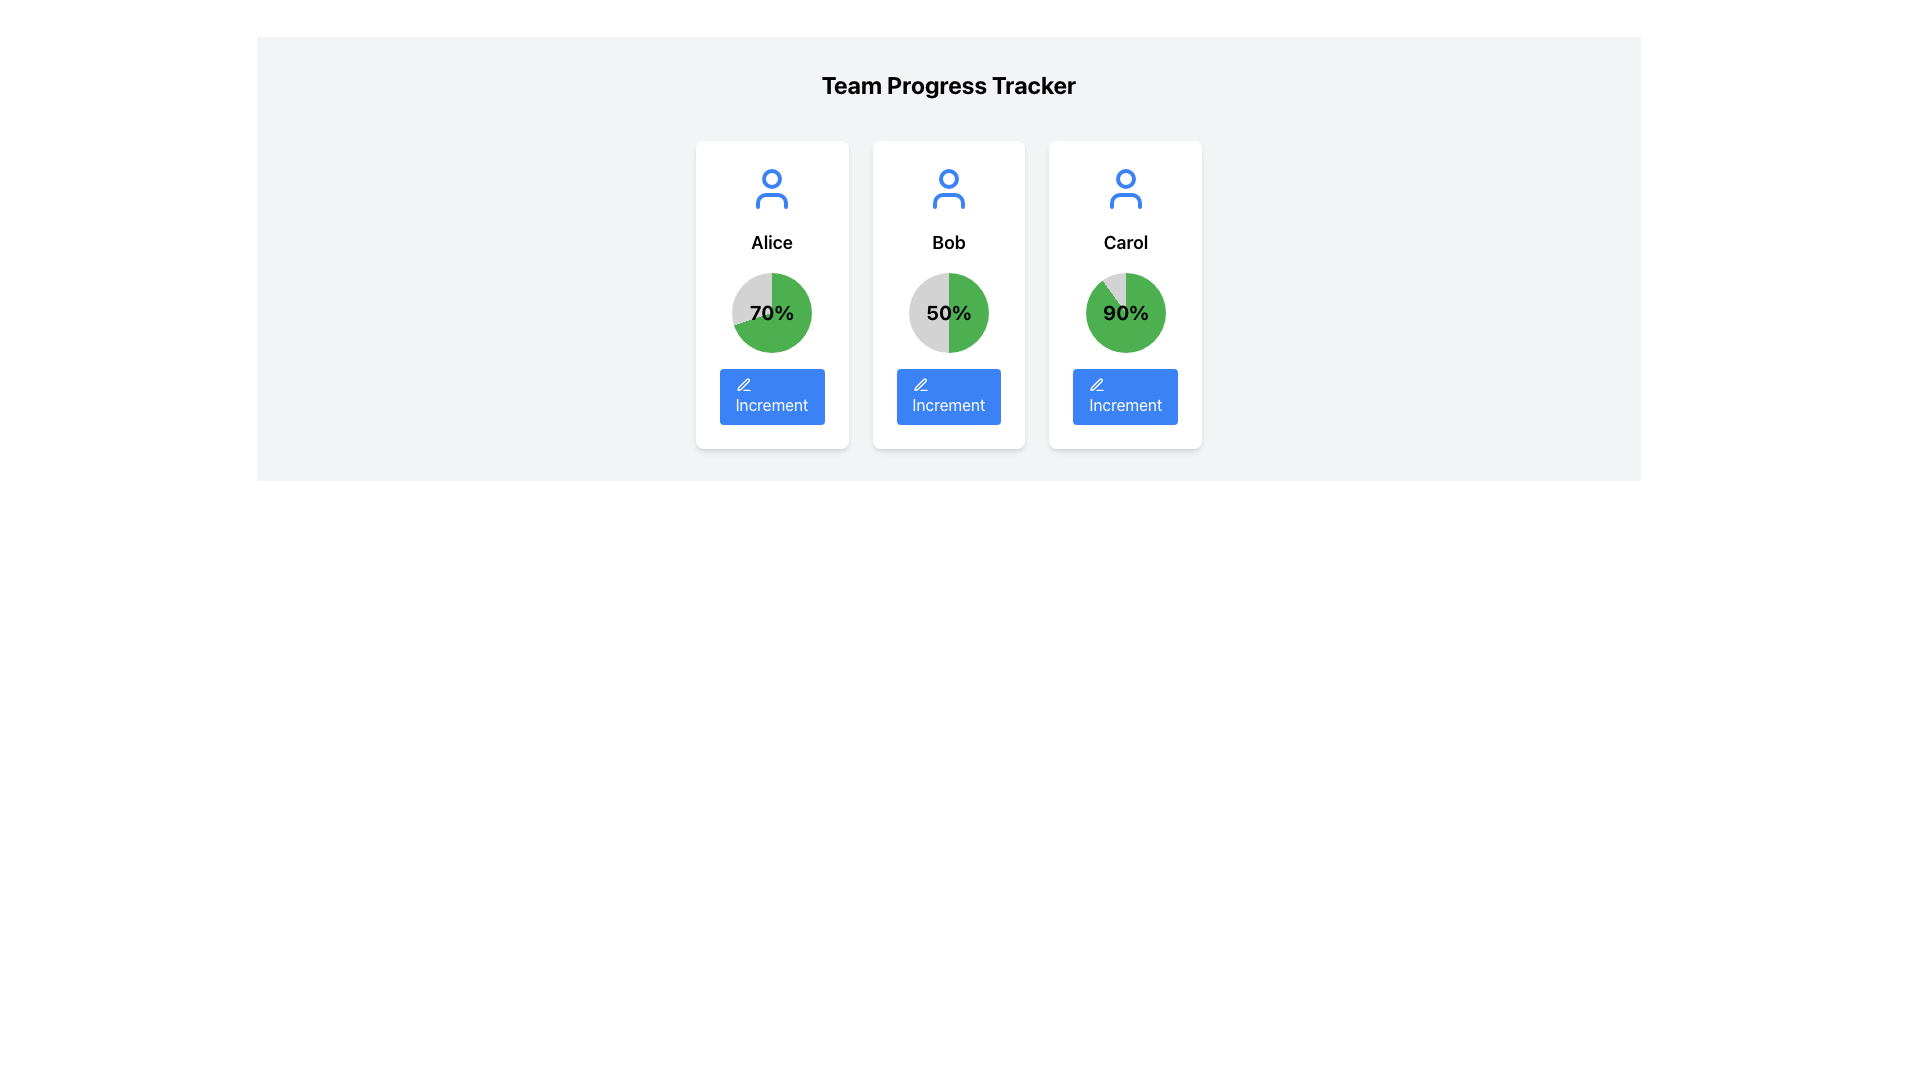  What do you see at coordinates (1125, 397) in the screenshot?
I see `the 'Increment' button` at bounding box center [1125, 397].